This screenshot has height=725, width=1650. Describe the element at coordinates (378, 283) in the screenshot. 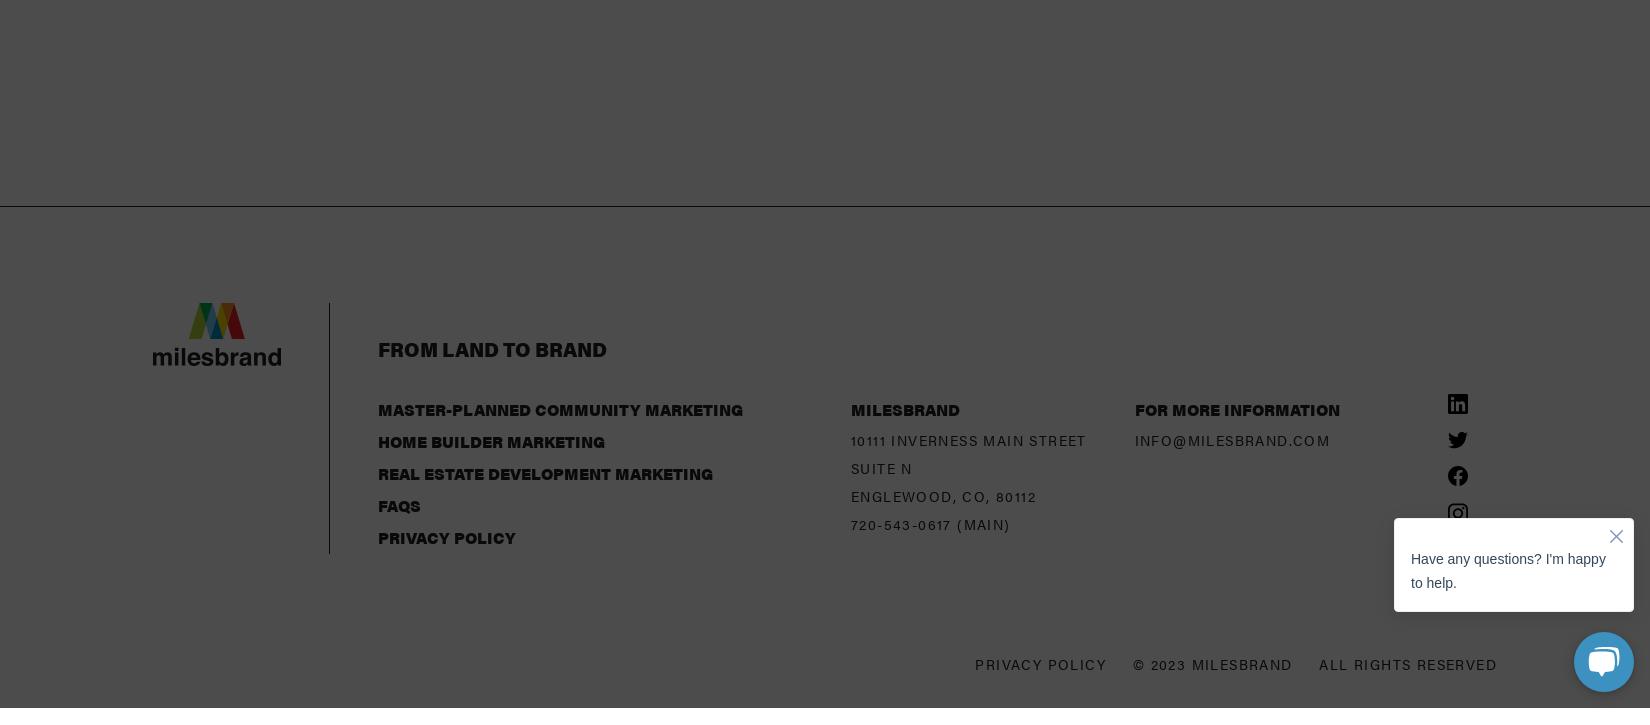

I see `'Home Builder Marketing'` at that location.